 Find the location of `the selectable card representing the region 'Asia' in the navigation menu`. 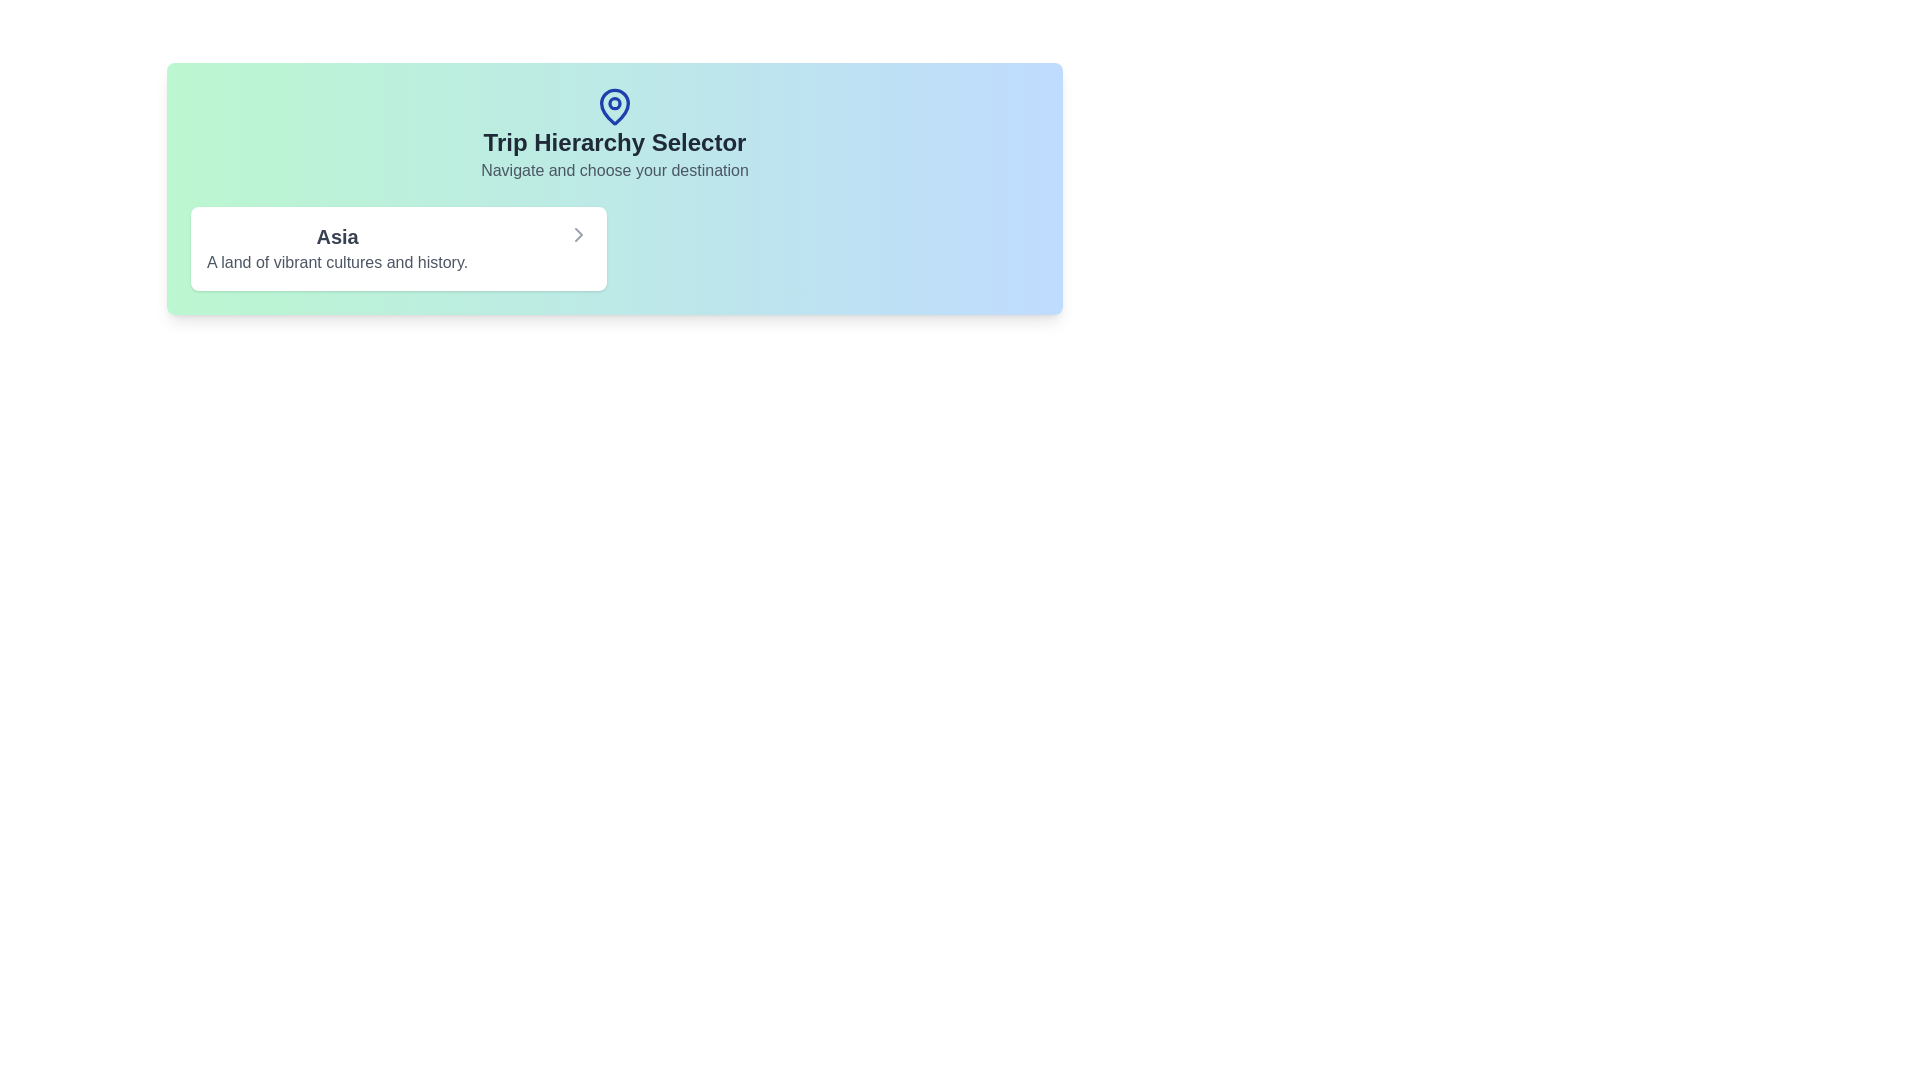

the selectable card representing the region 'Asia' in the navigation menu is located at coordinates (398, 248).